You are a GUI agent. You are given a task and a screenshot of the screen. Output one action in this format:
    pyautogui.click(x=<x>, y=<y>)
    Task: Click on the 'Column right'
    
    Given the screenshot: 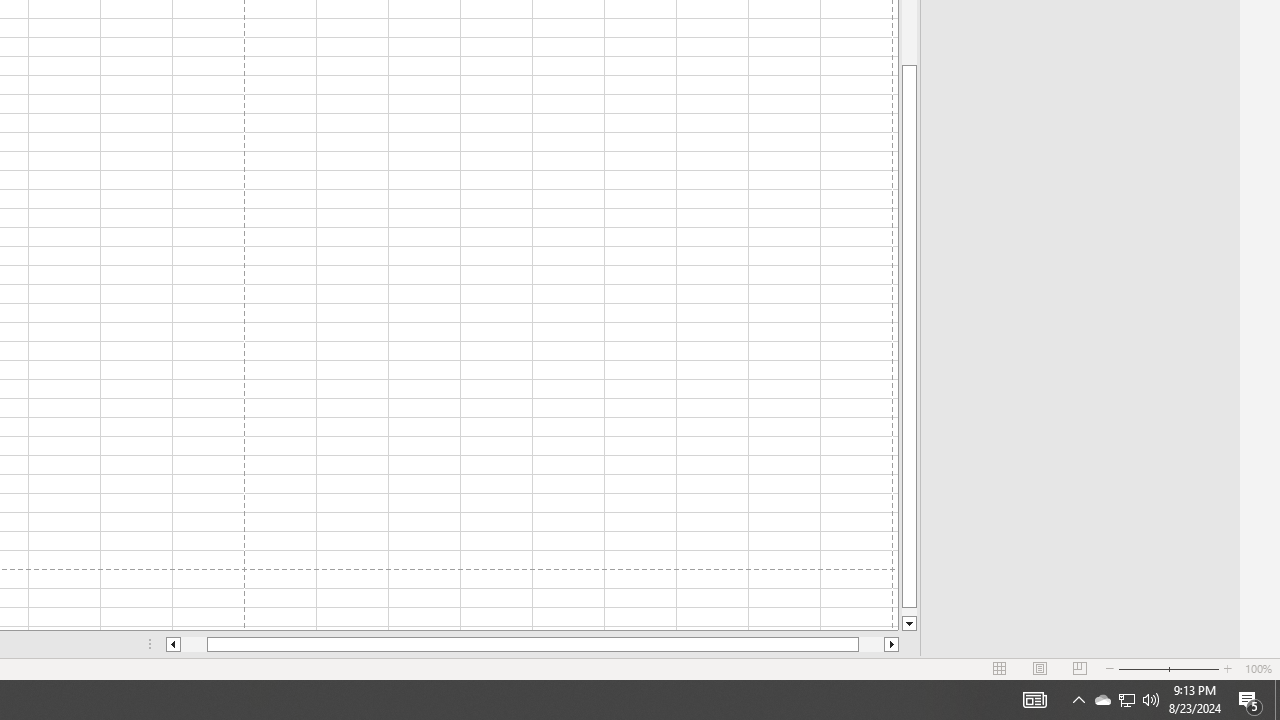 What is the action you would take?
    pyautogui.click(x=891, y=644)
    